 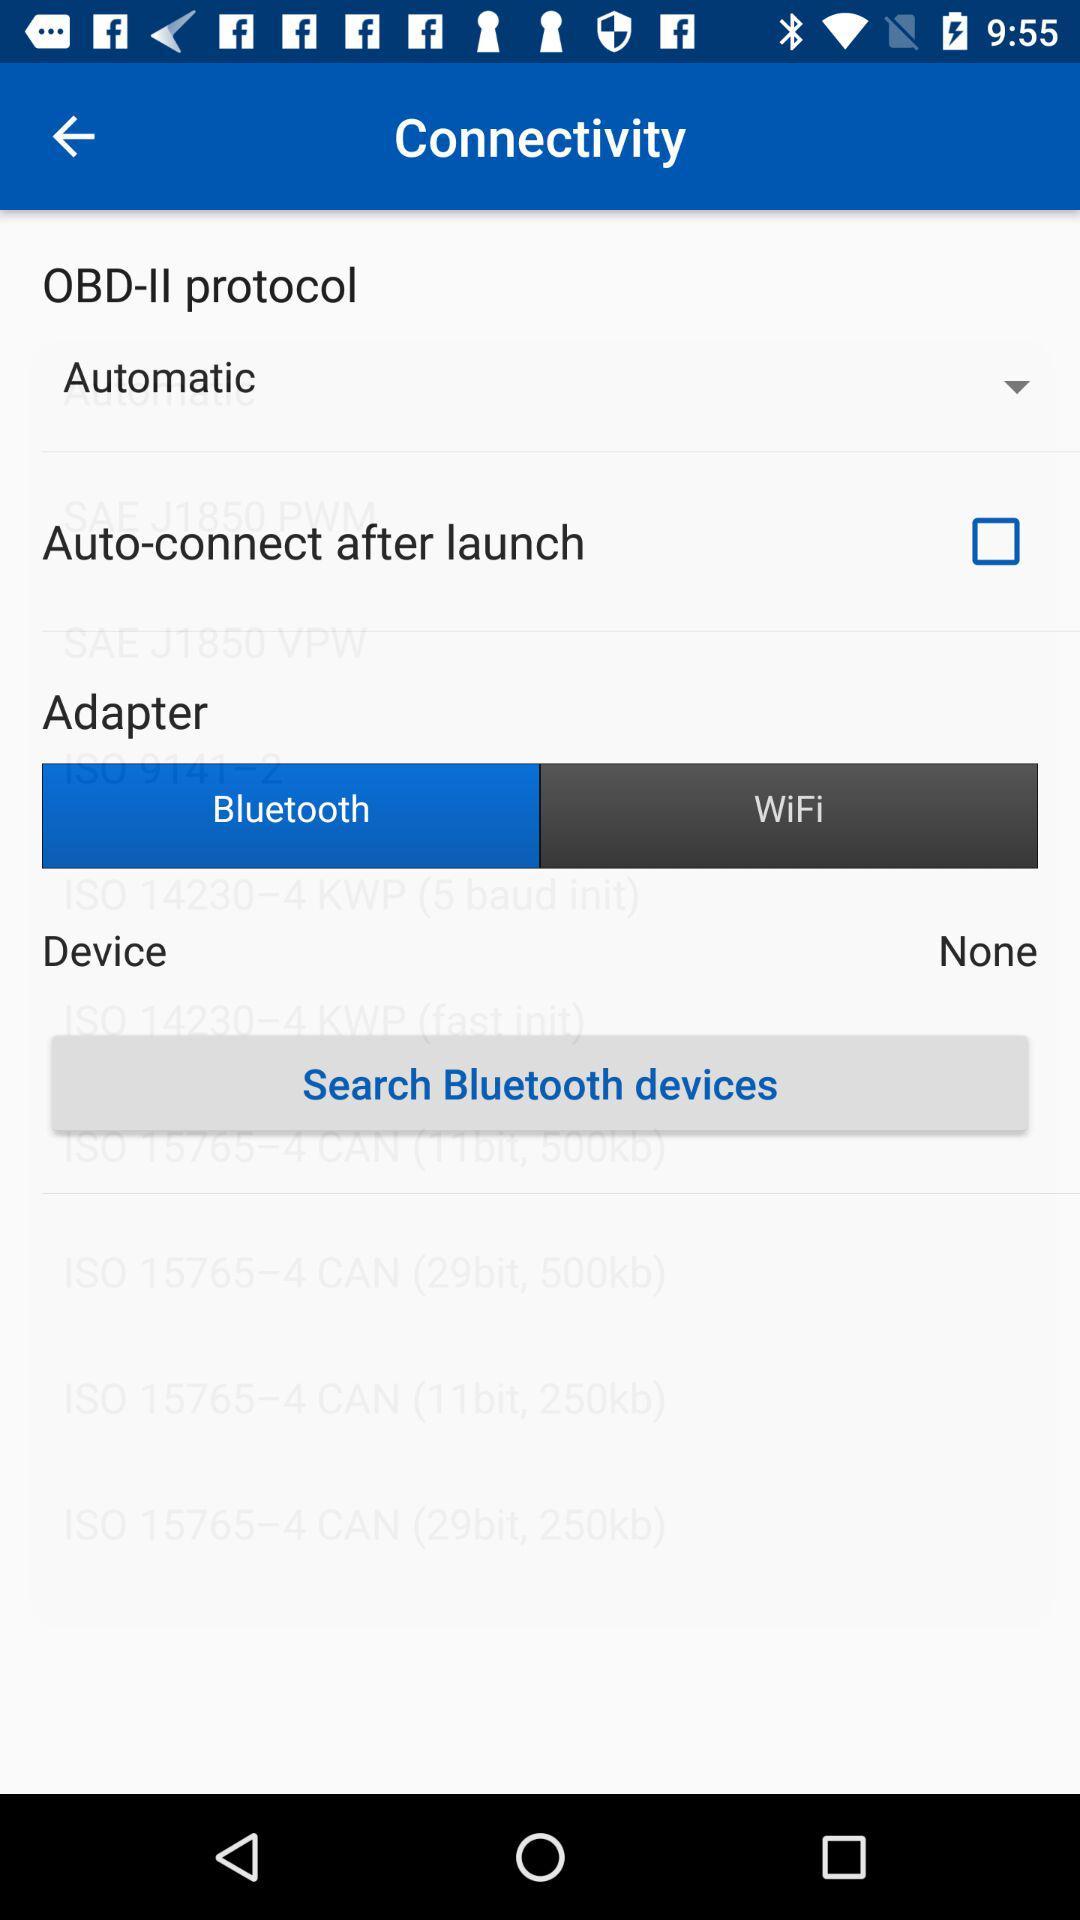 What do you see at coordinates (290, 816) in the screenshot?
I see `bluetooth button on page` at bounding box center [290, 816].